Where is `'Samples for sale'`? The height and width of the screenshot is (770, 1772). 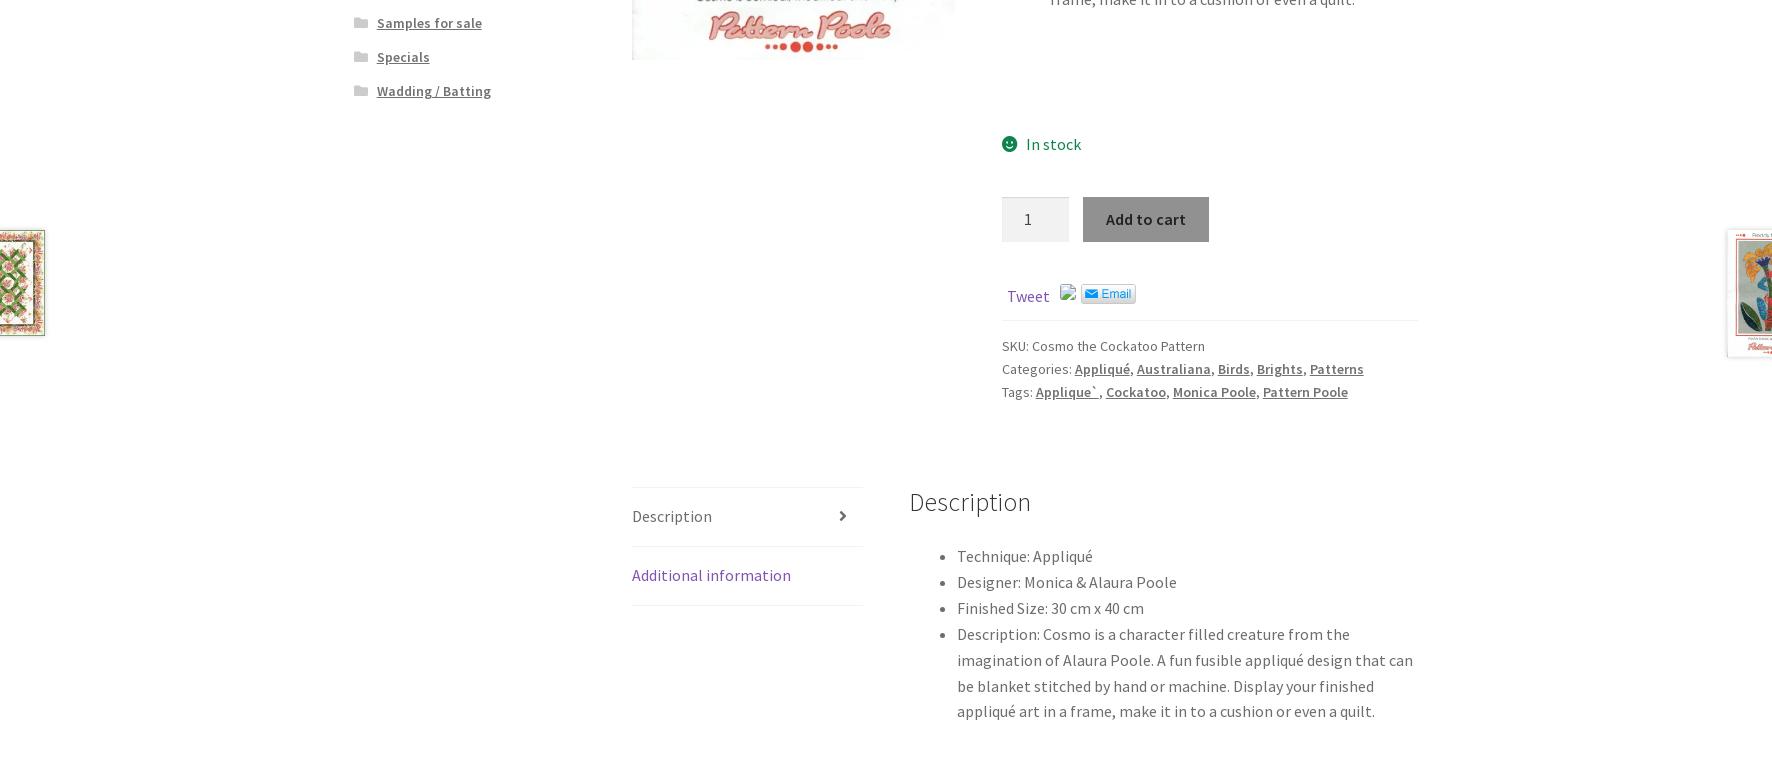
'Samples for sale' is located at coordinates (428, 22).